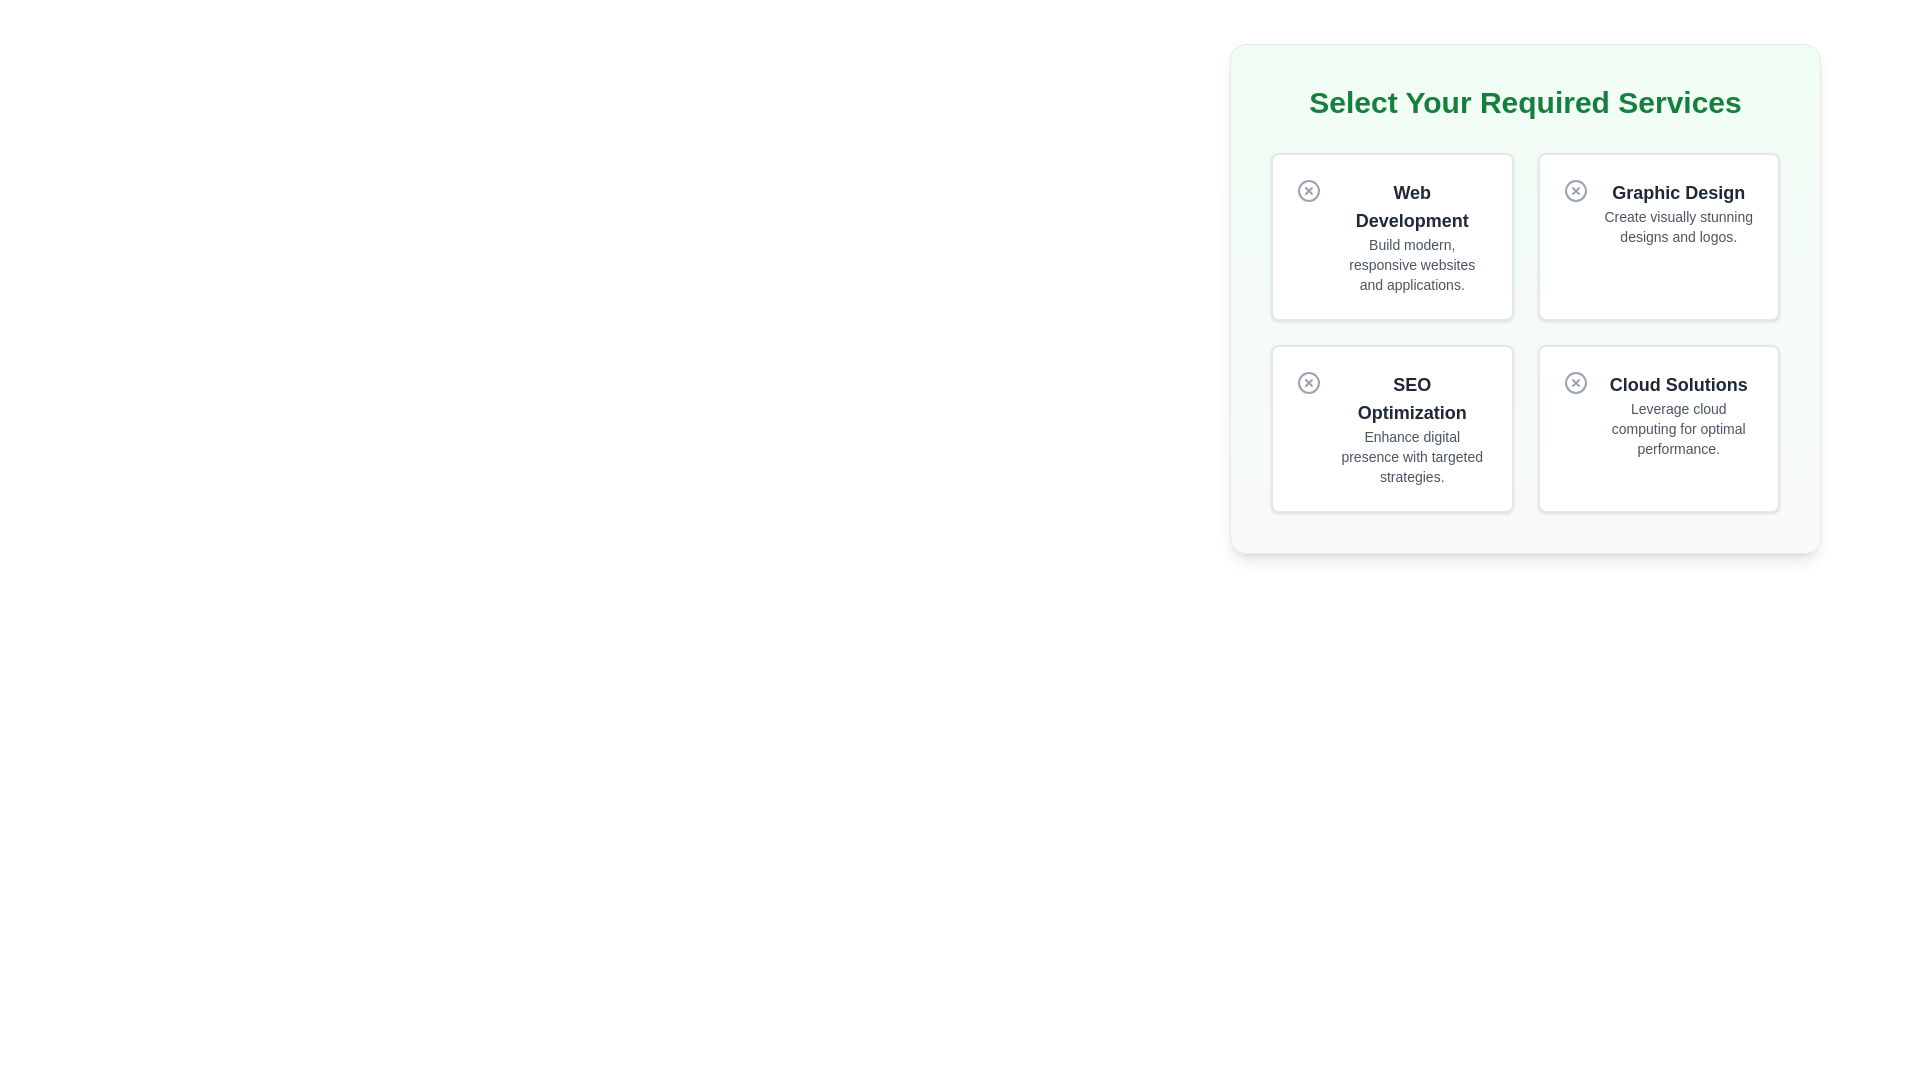 The height and width of the screenshot is (1080, 1920). What do you see at coordinates (1391, 235) in the screenshot?
I see `title 'Web Development' and description 'Build modern, responsive websites and applications.' from the informational card with a white background and rounded corners located in the top-left position of the grid` at bounding box center [1391, 235].